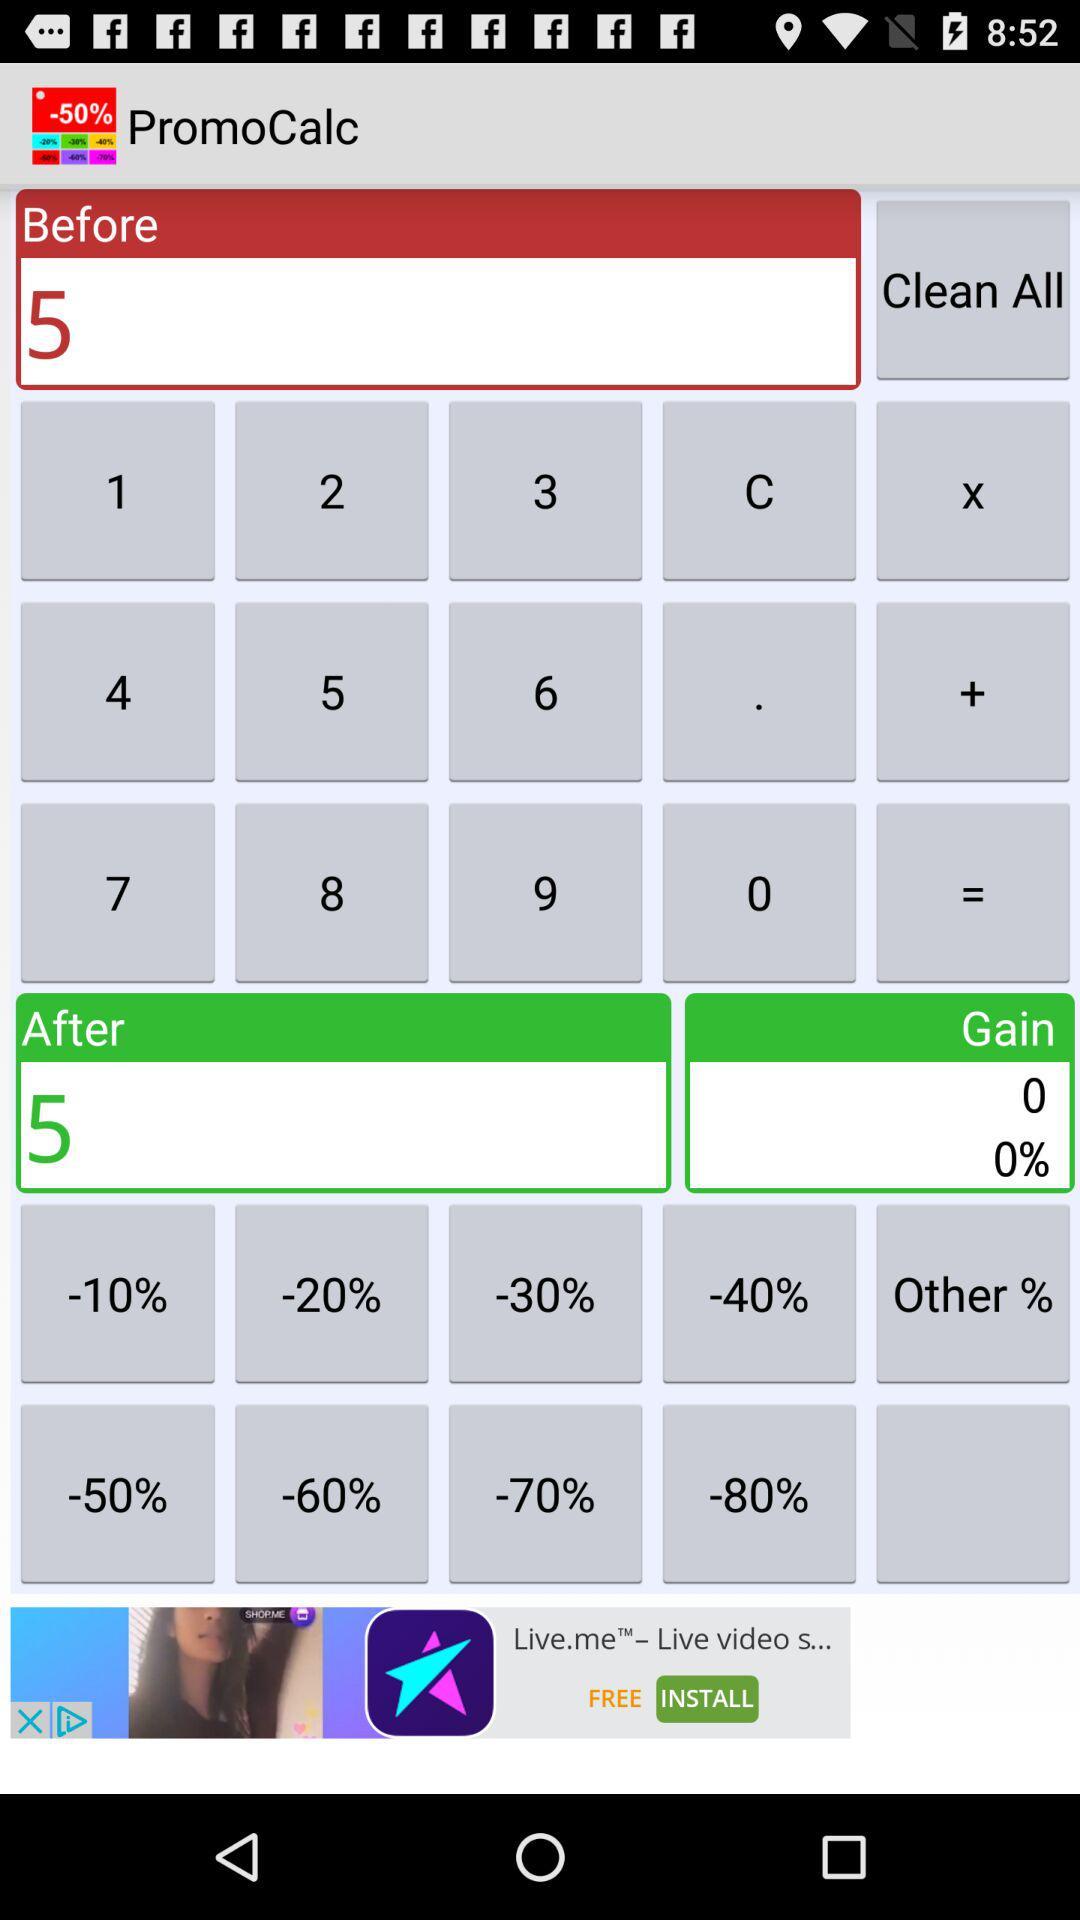 The width and height of the screenshot is (1080, 1920). Describe the element at coordinates (118, 691) in the screenshot. I see `number 4` at that location.